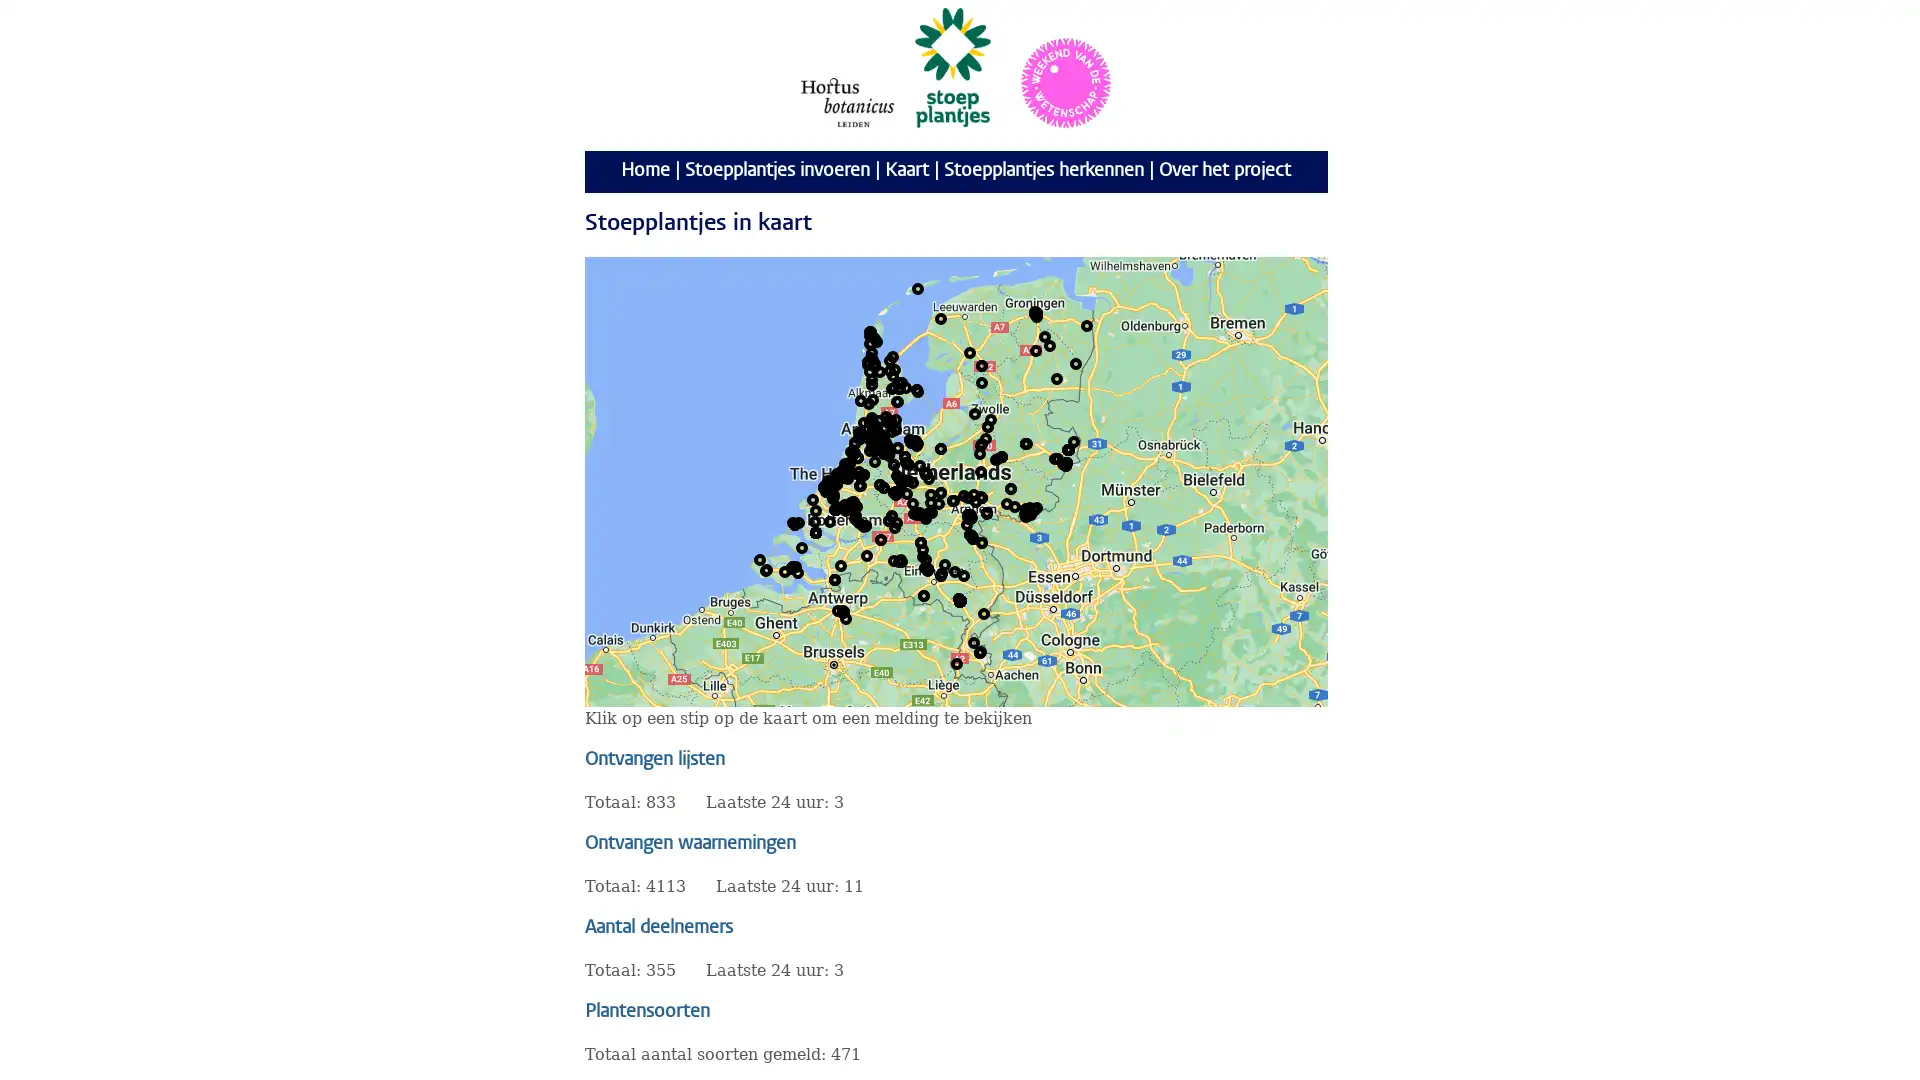 This screenshot has height=1080, width=1920. What do you see at coordinates (836, 473) in the screenshot?
I see `Telling van Annette op 28 mei 2022` at bounding box center [836, 473].